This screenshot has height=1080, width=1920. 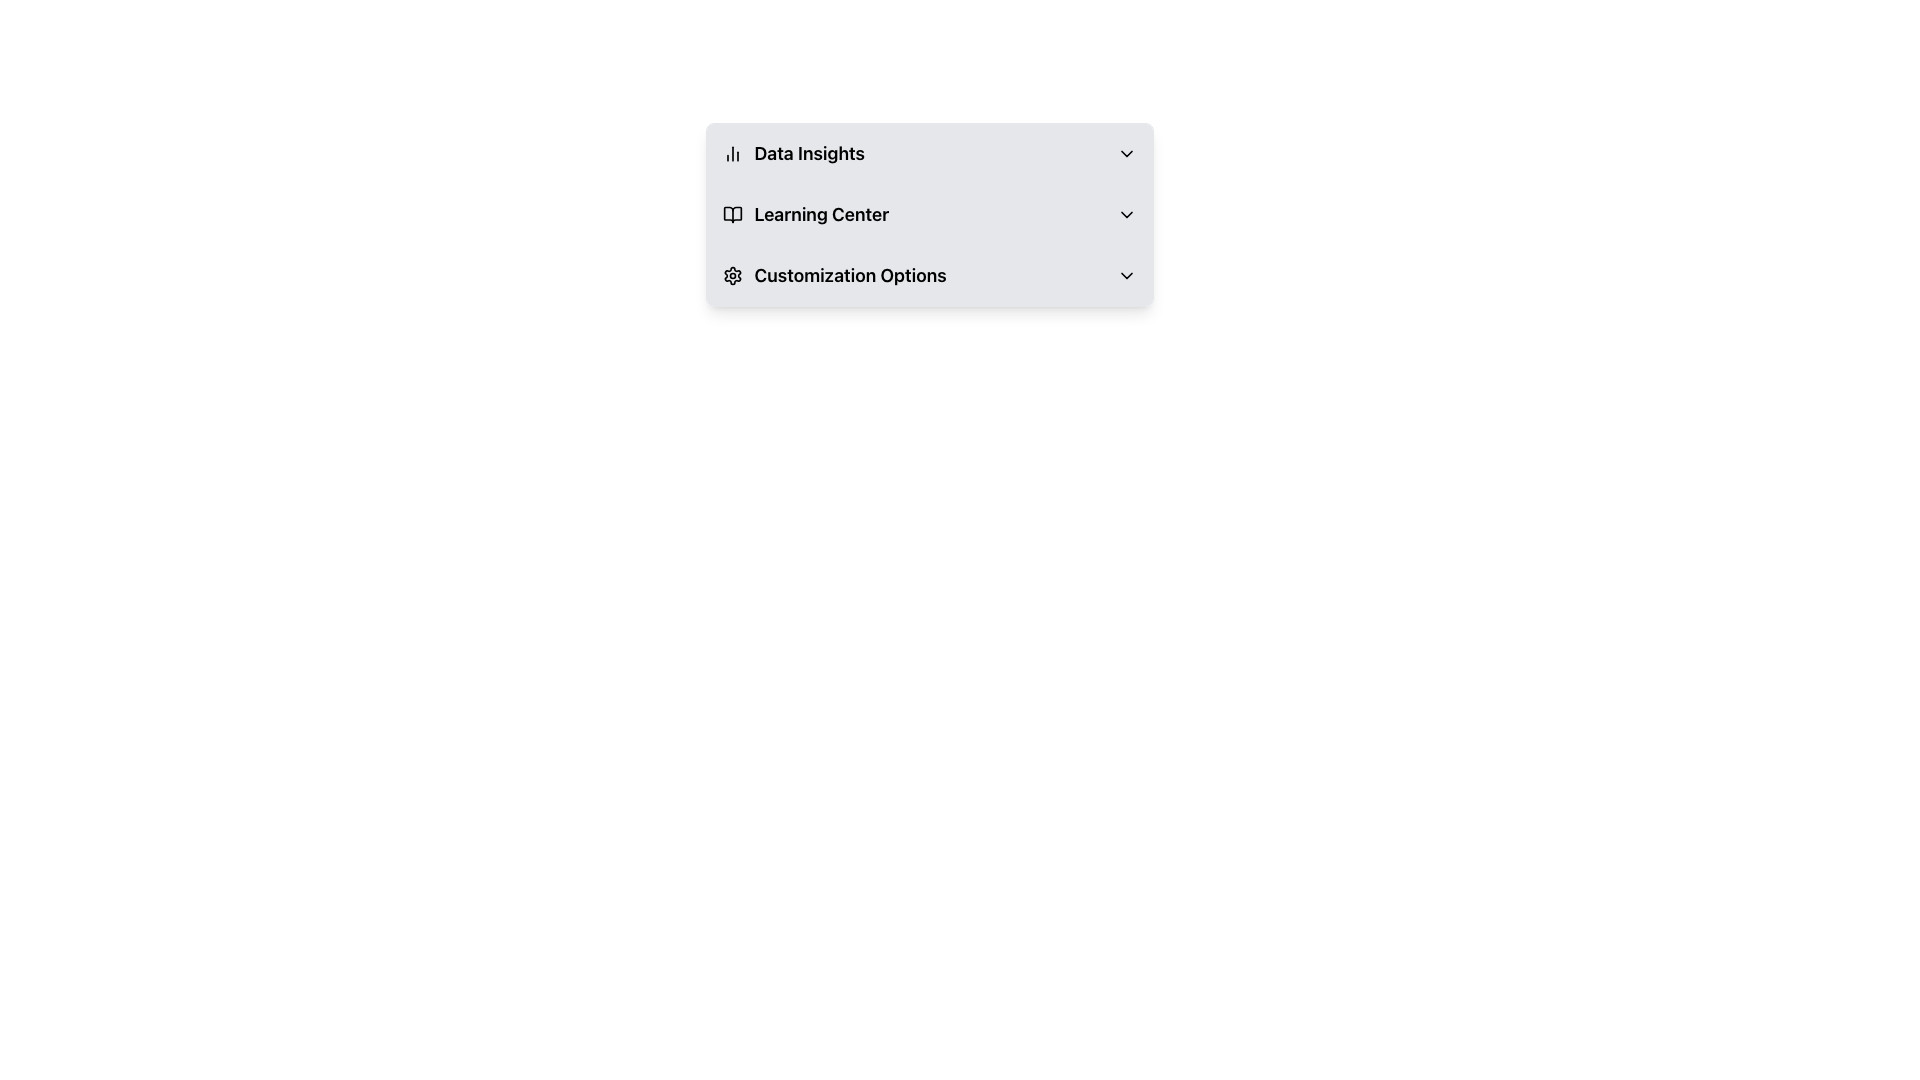 What do you see at coordinates (928, 215) in the screenshot?
I see `the 'Learning Center' interactive menu item` at bounding box center [928, 215].